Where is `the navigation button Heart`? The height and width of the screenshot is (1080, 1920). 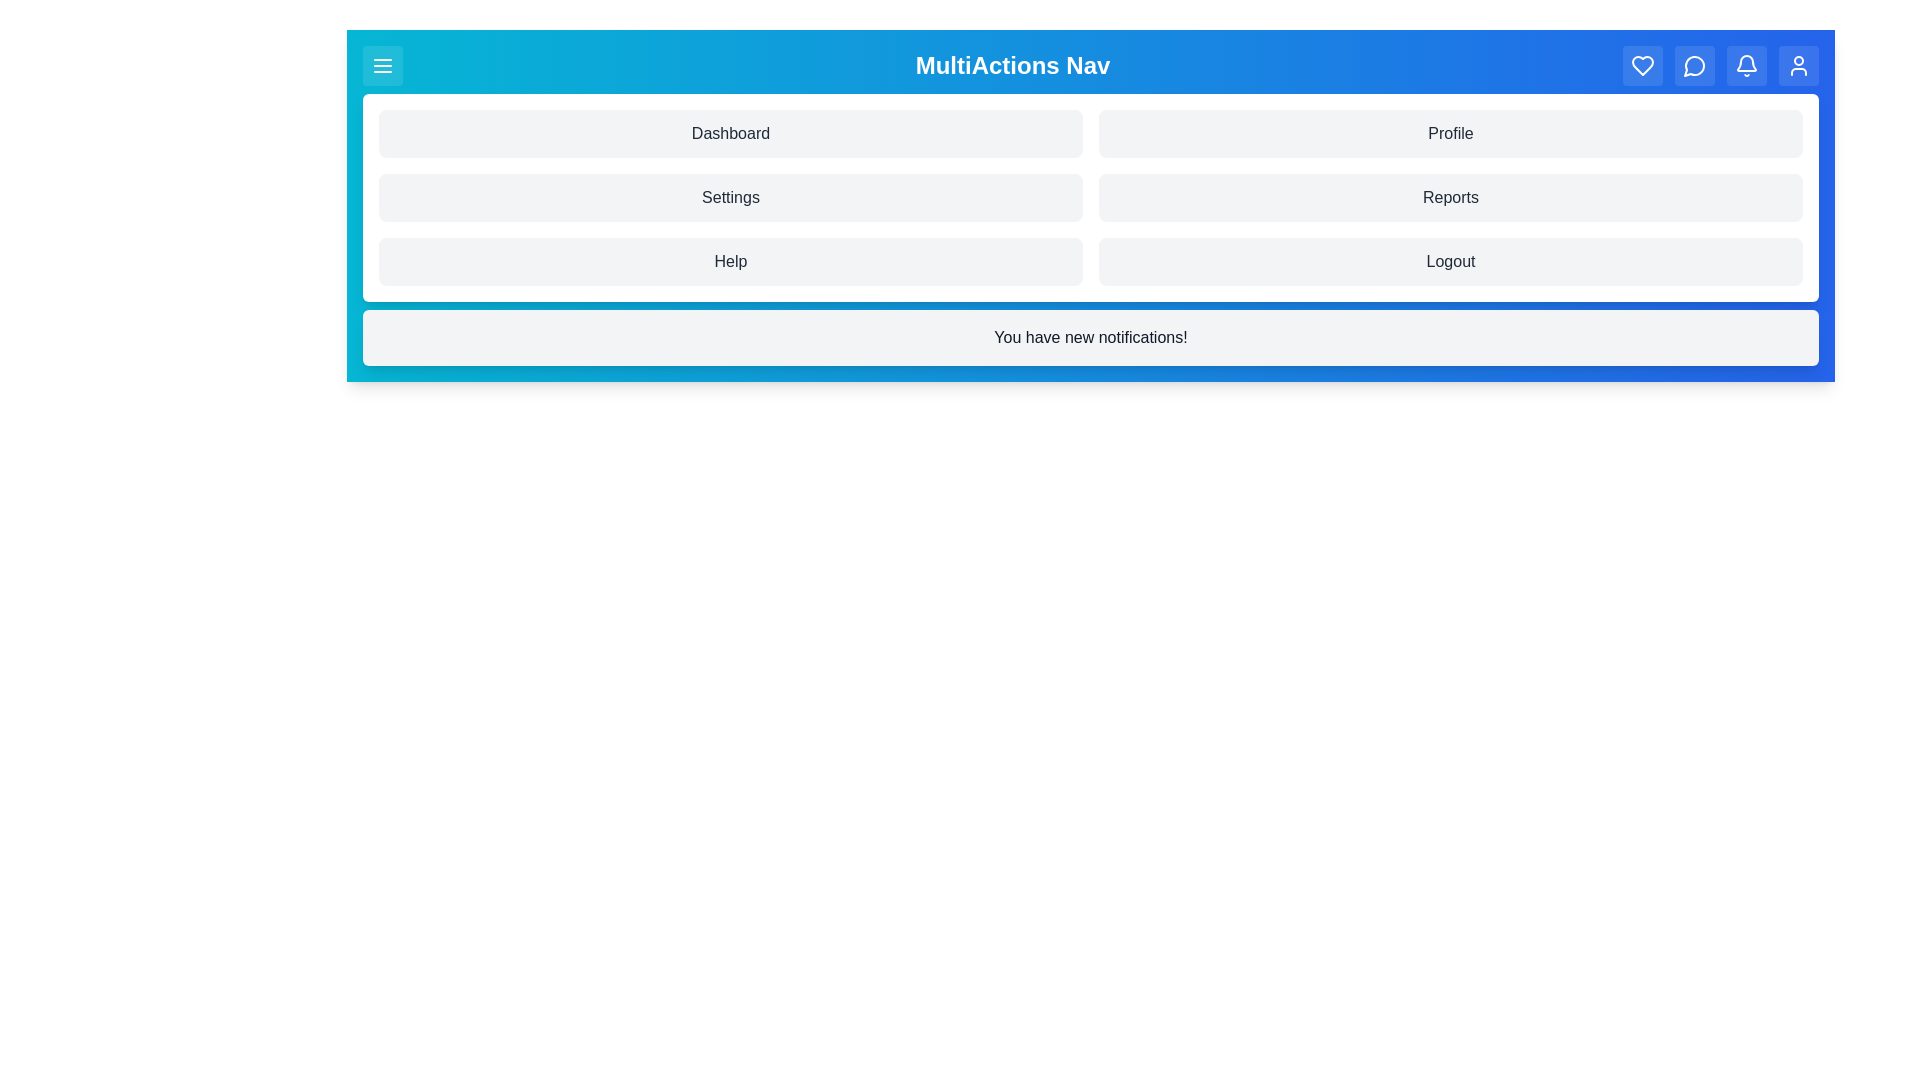
the navigation button Heart is located at coordinates (1642, 64).